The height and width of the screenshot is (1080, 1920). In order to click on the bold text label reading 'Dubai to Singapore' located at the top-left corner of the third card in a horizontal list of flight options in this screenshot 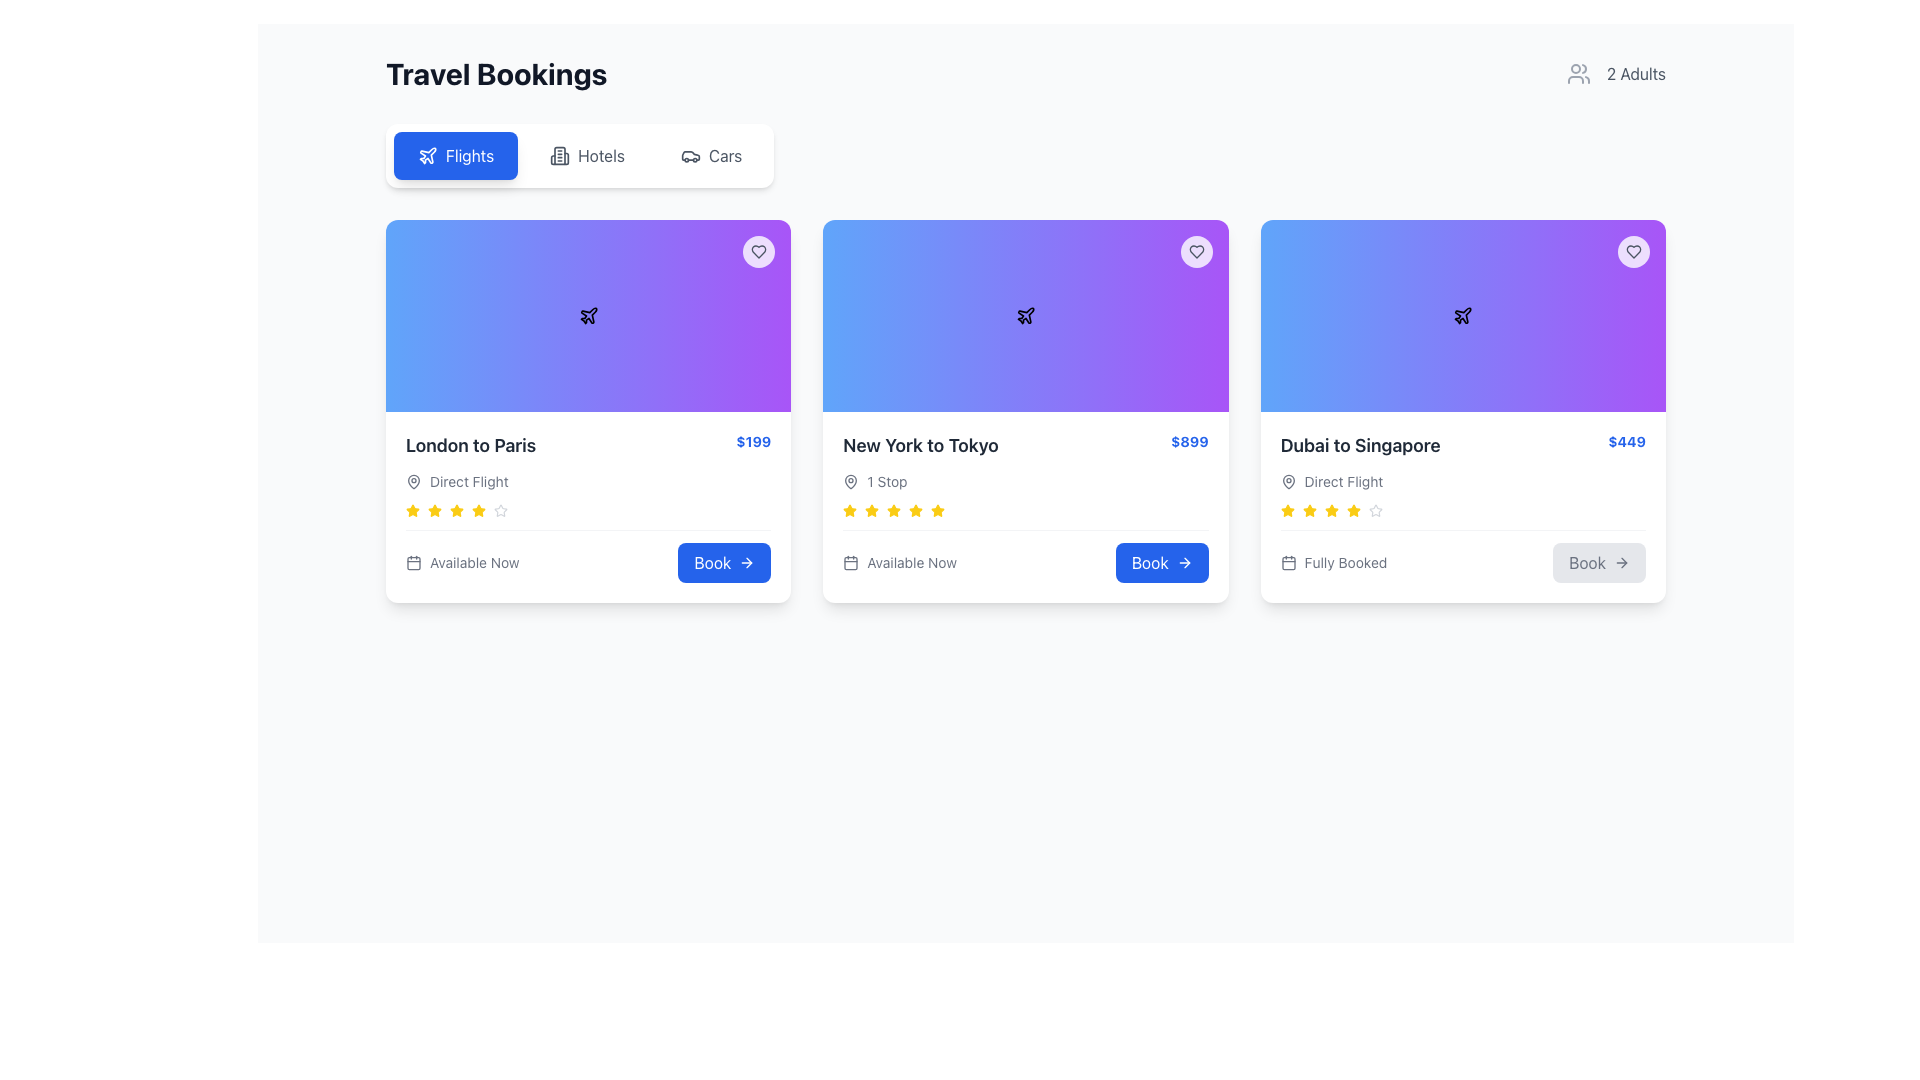, I will do `click(1360, 445)`.